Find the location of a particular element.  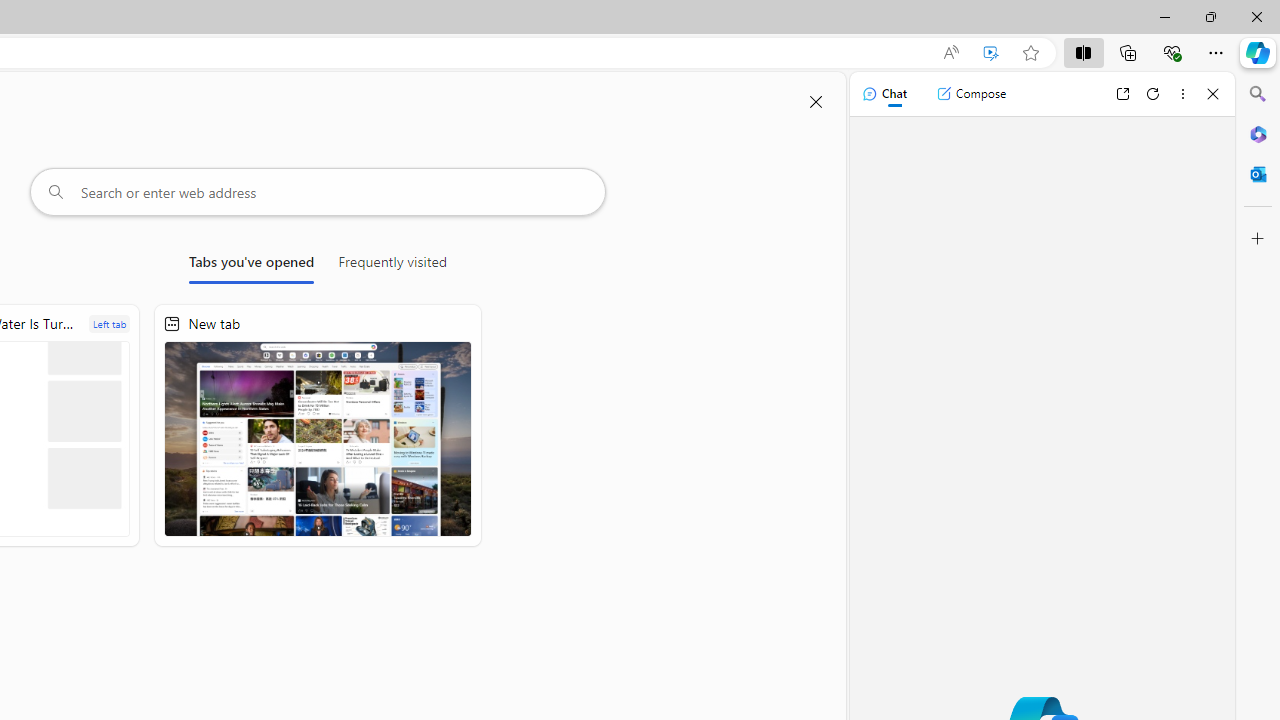

'Outlook' is located at coordinates (1257, 173).